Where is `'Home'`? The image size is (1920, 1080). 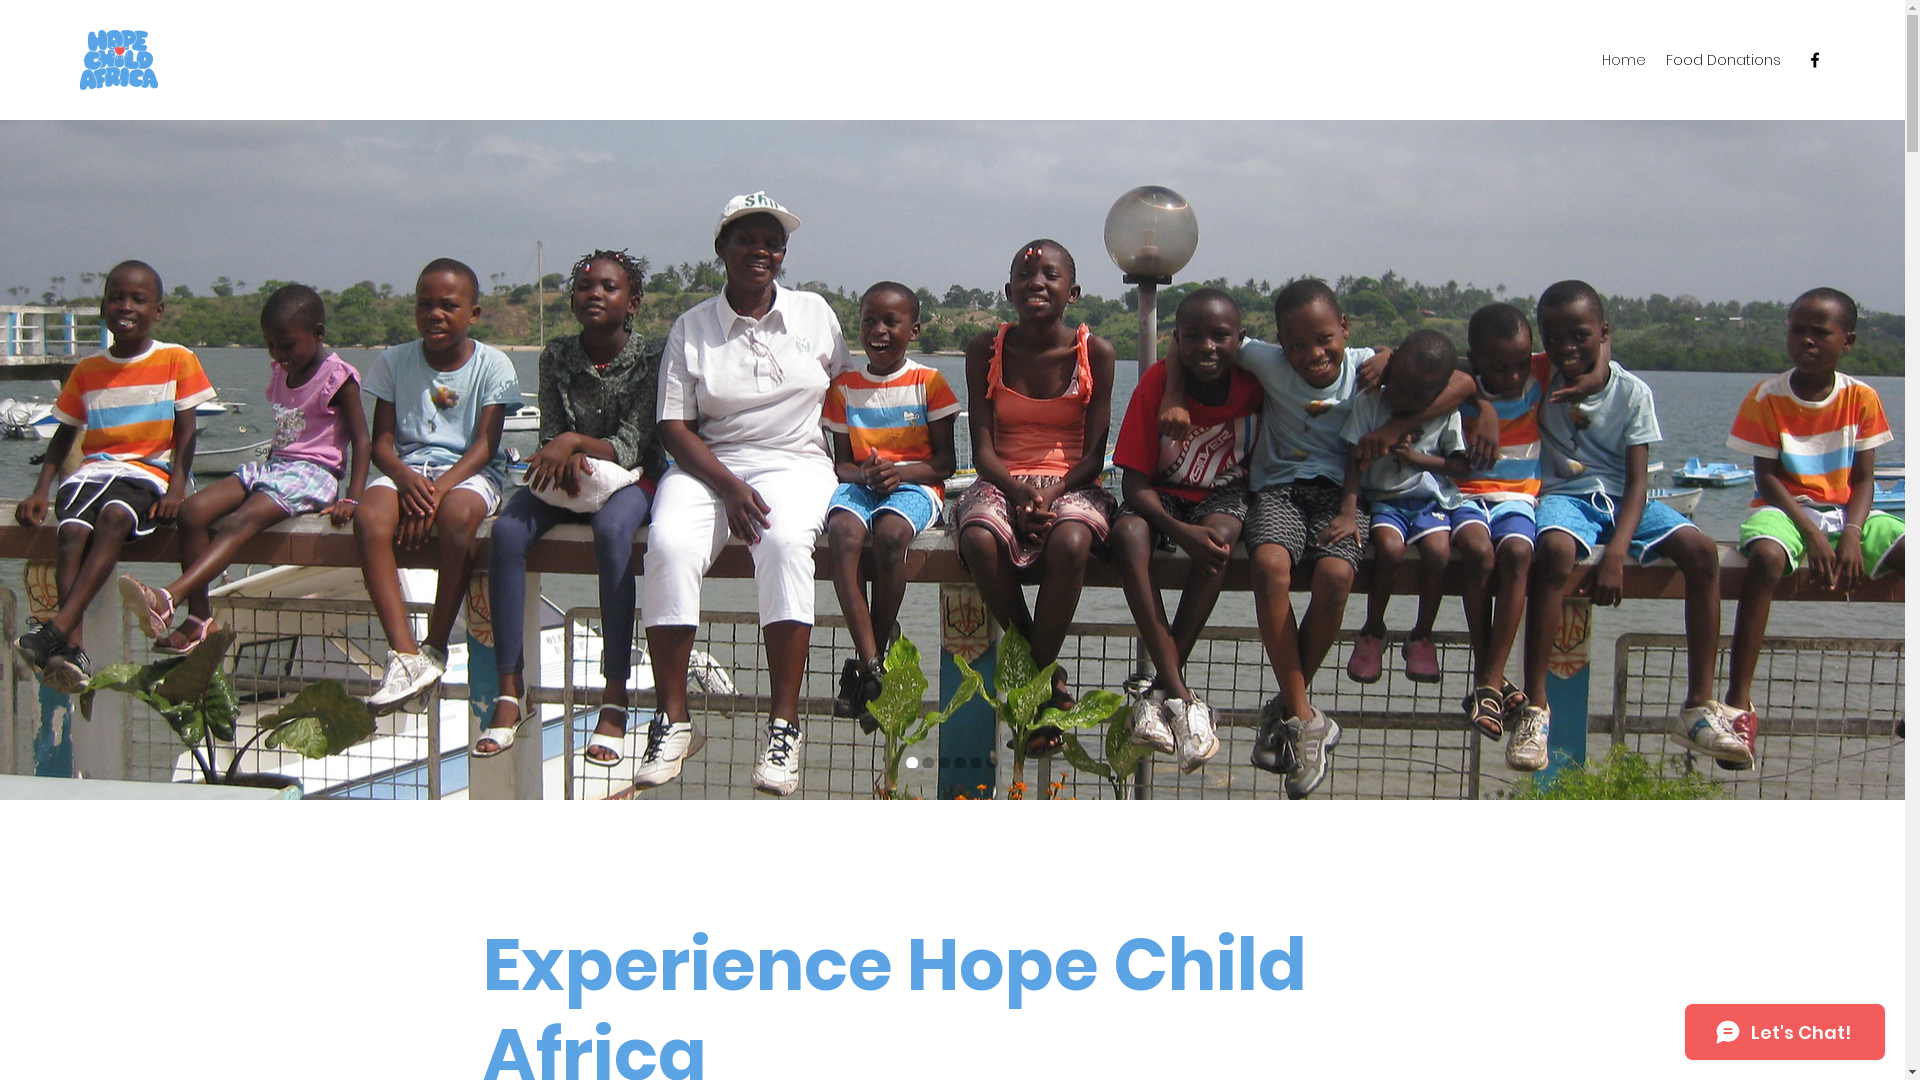 'Home' is located at coordinates (1623, 59).